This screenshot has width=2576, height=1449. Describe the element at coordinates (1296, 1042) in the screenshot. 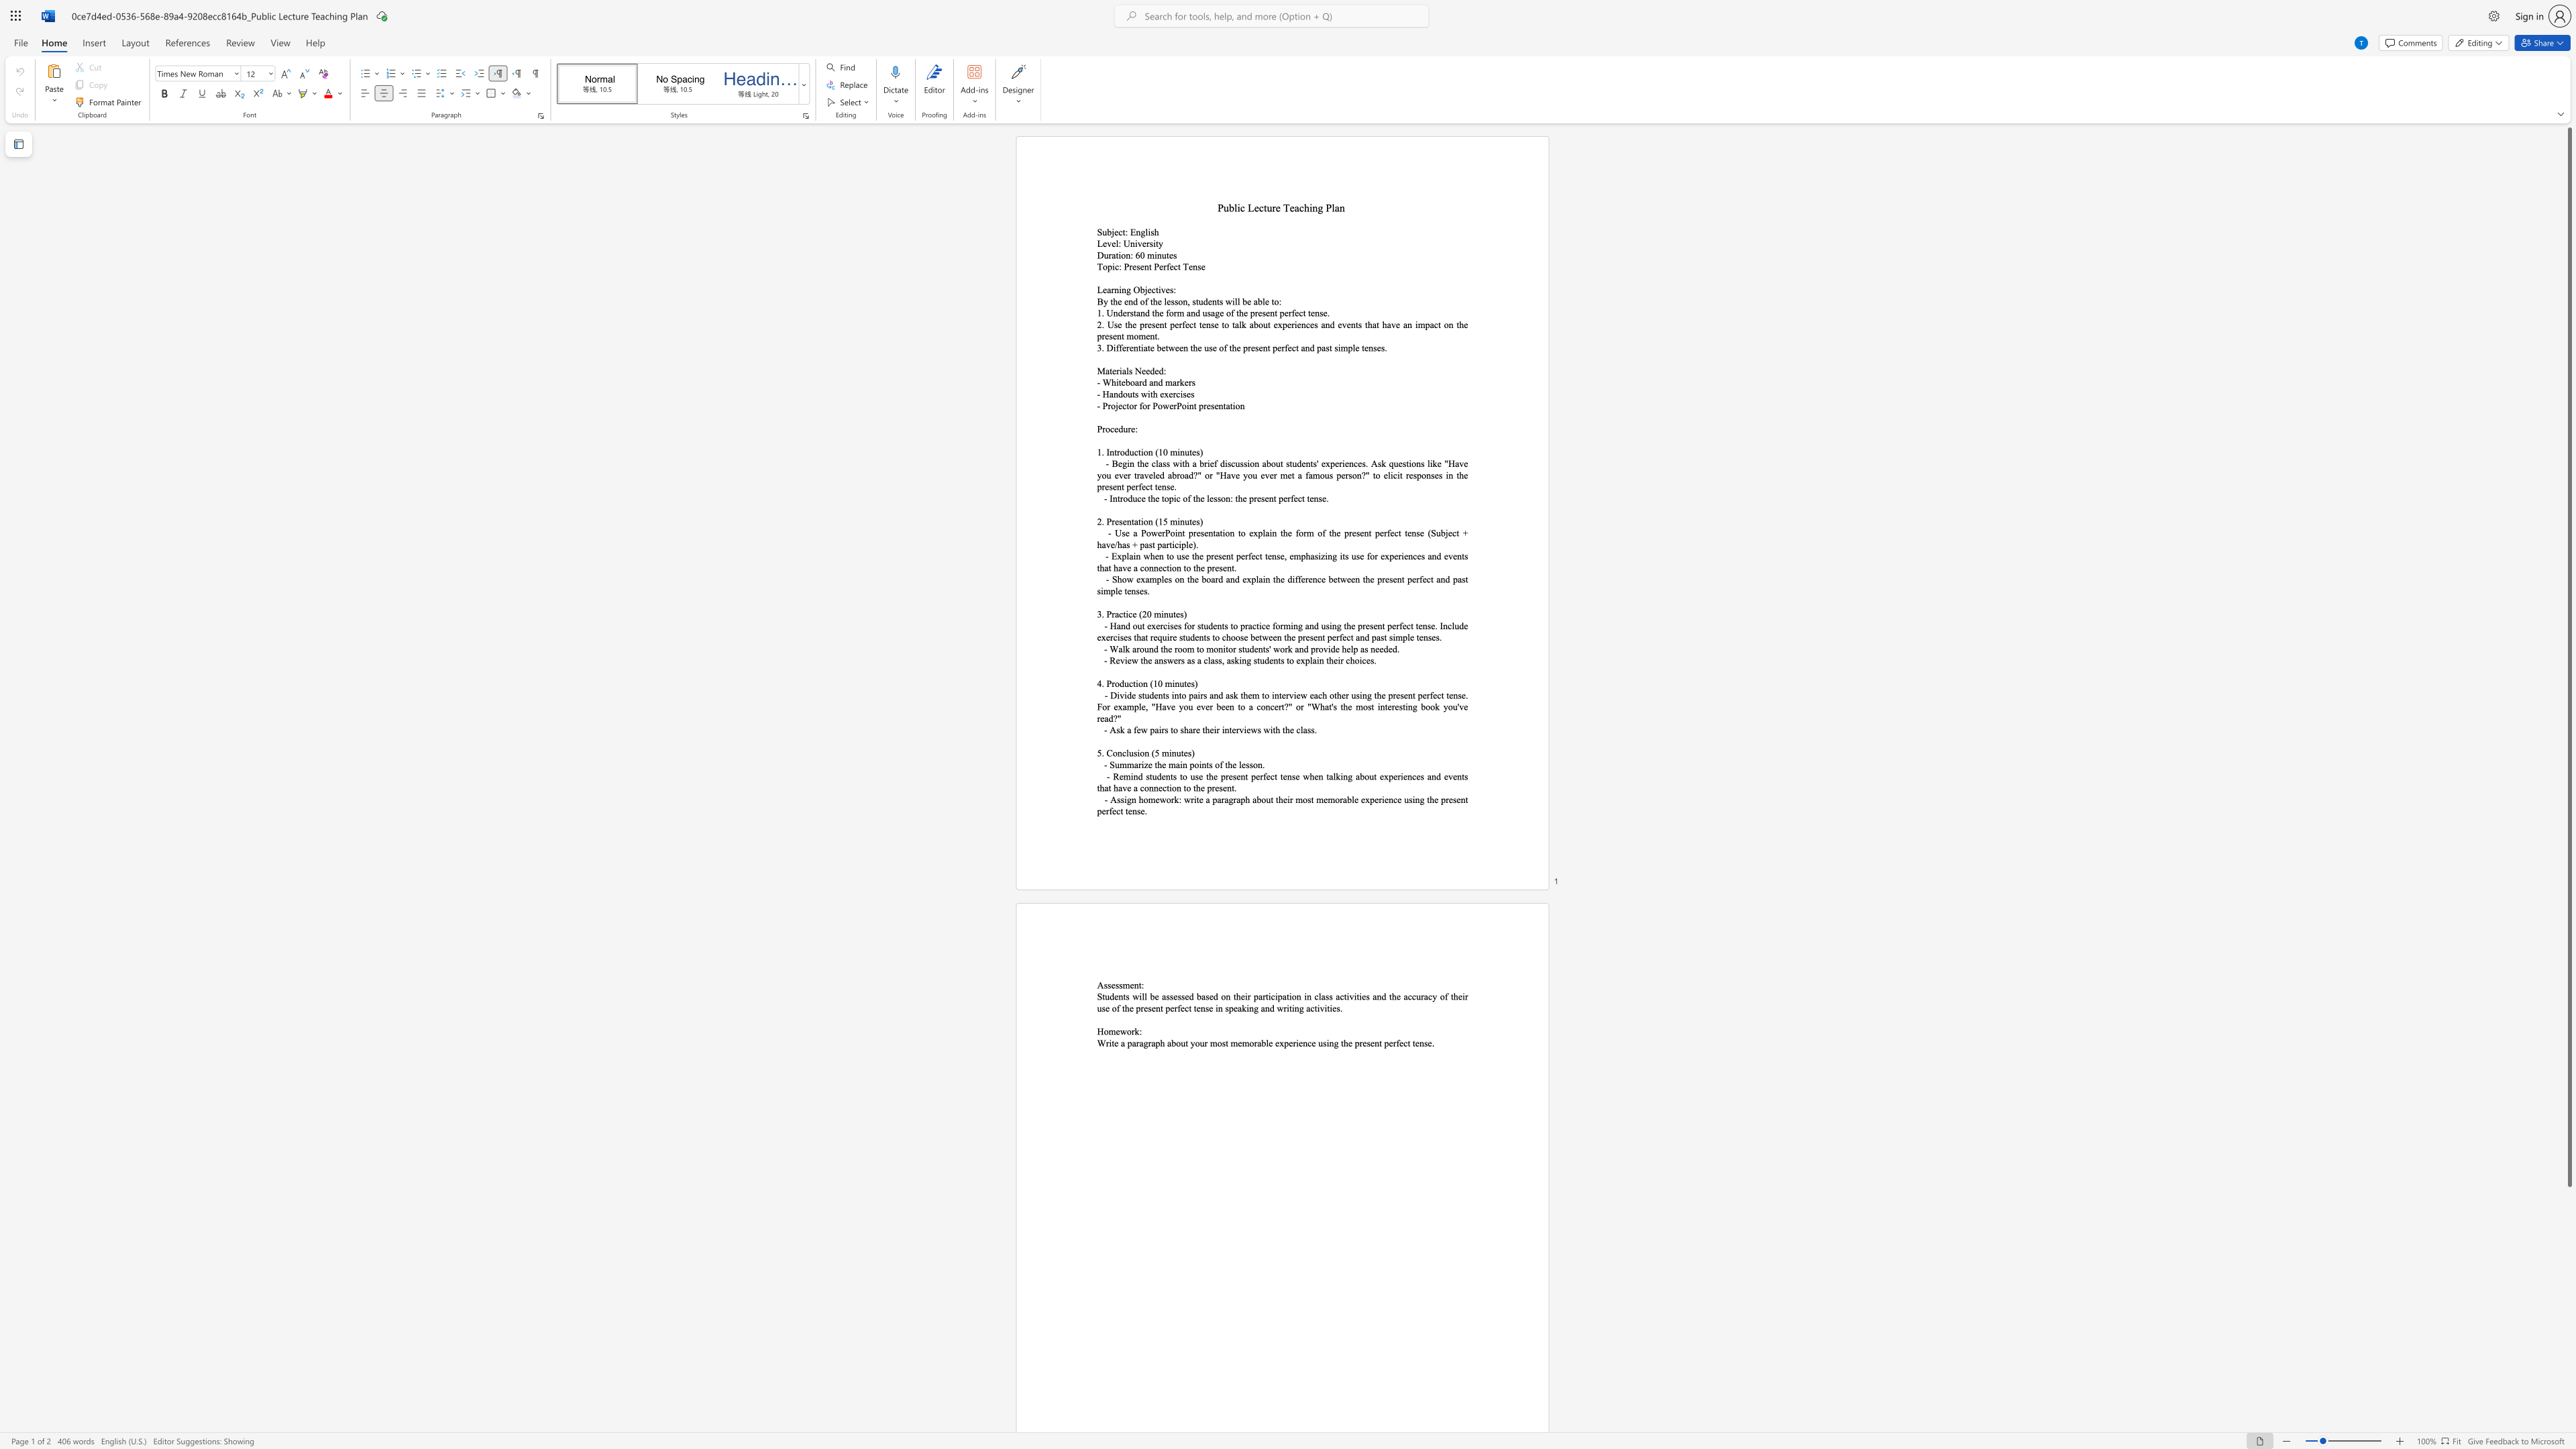

I see `the subset text "ience using the present perfect tens" within the text "Write a paragraph about your most memorable experience using the present perfect tense"` at that location.